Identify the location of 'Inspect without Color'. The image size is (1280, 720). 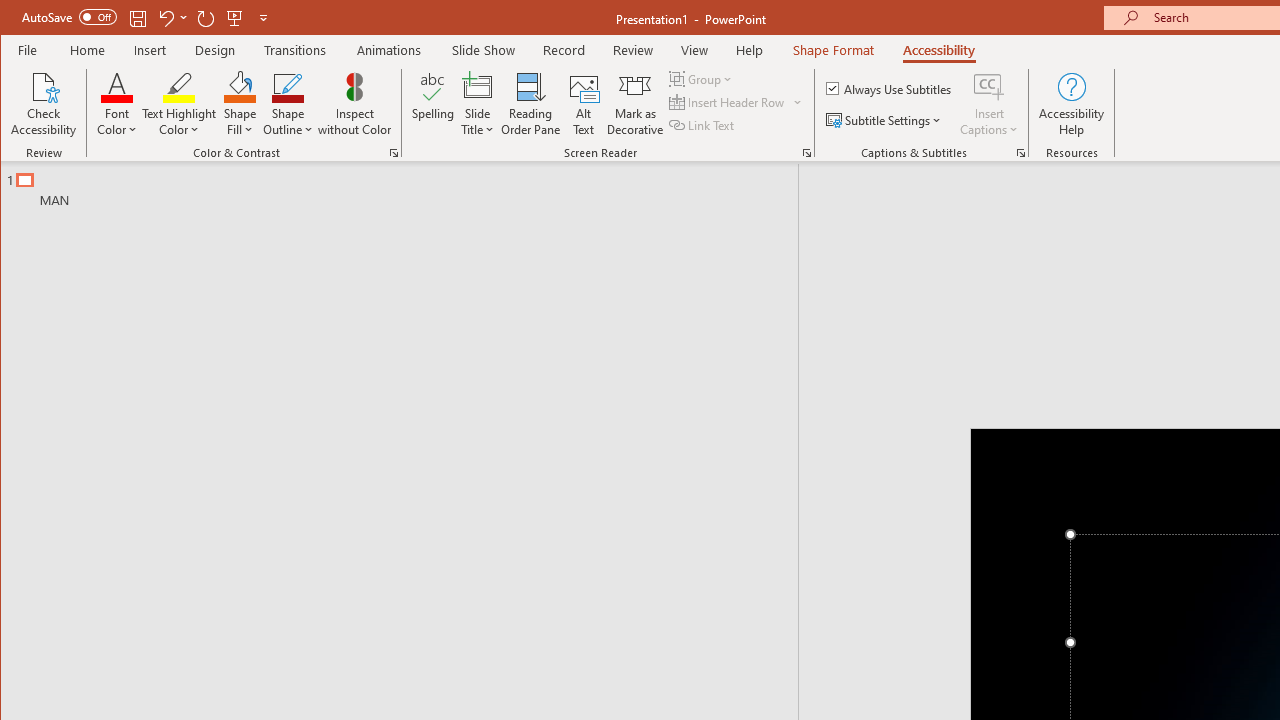
(355, 104).